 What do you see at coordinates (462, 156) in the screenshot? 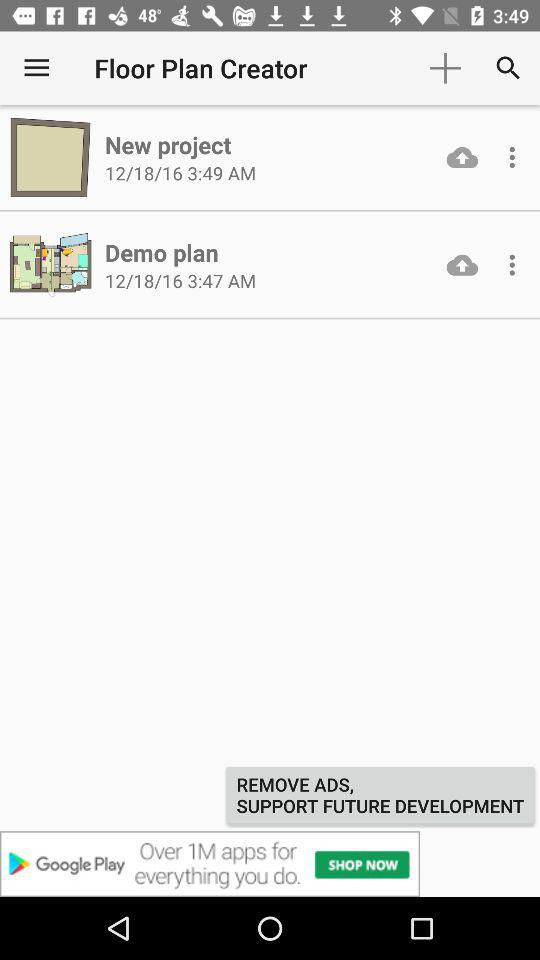
I see `upload new project` at bounding box center [462, 156].